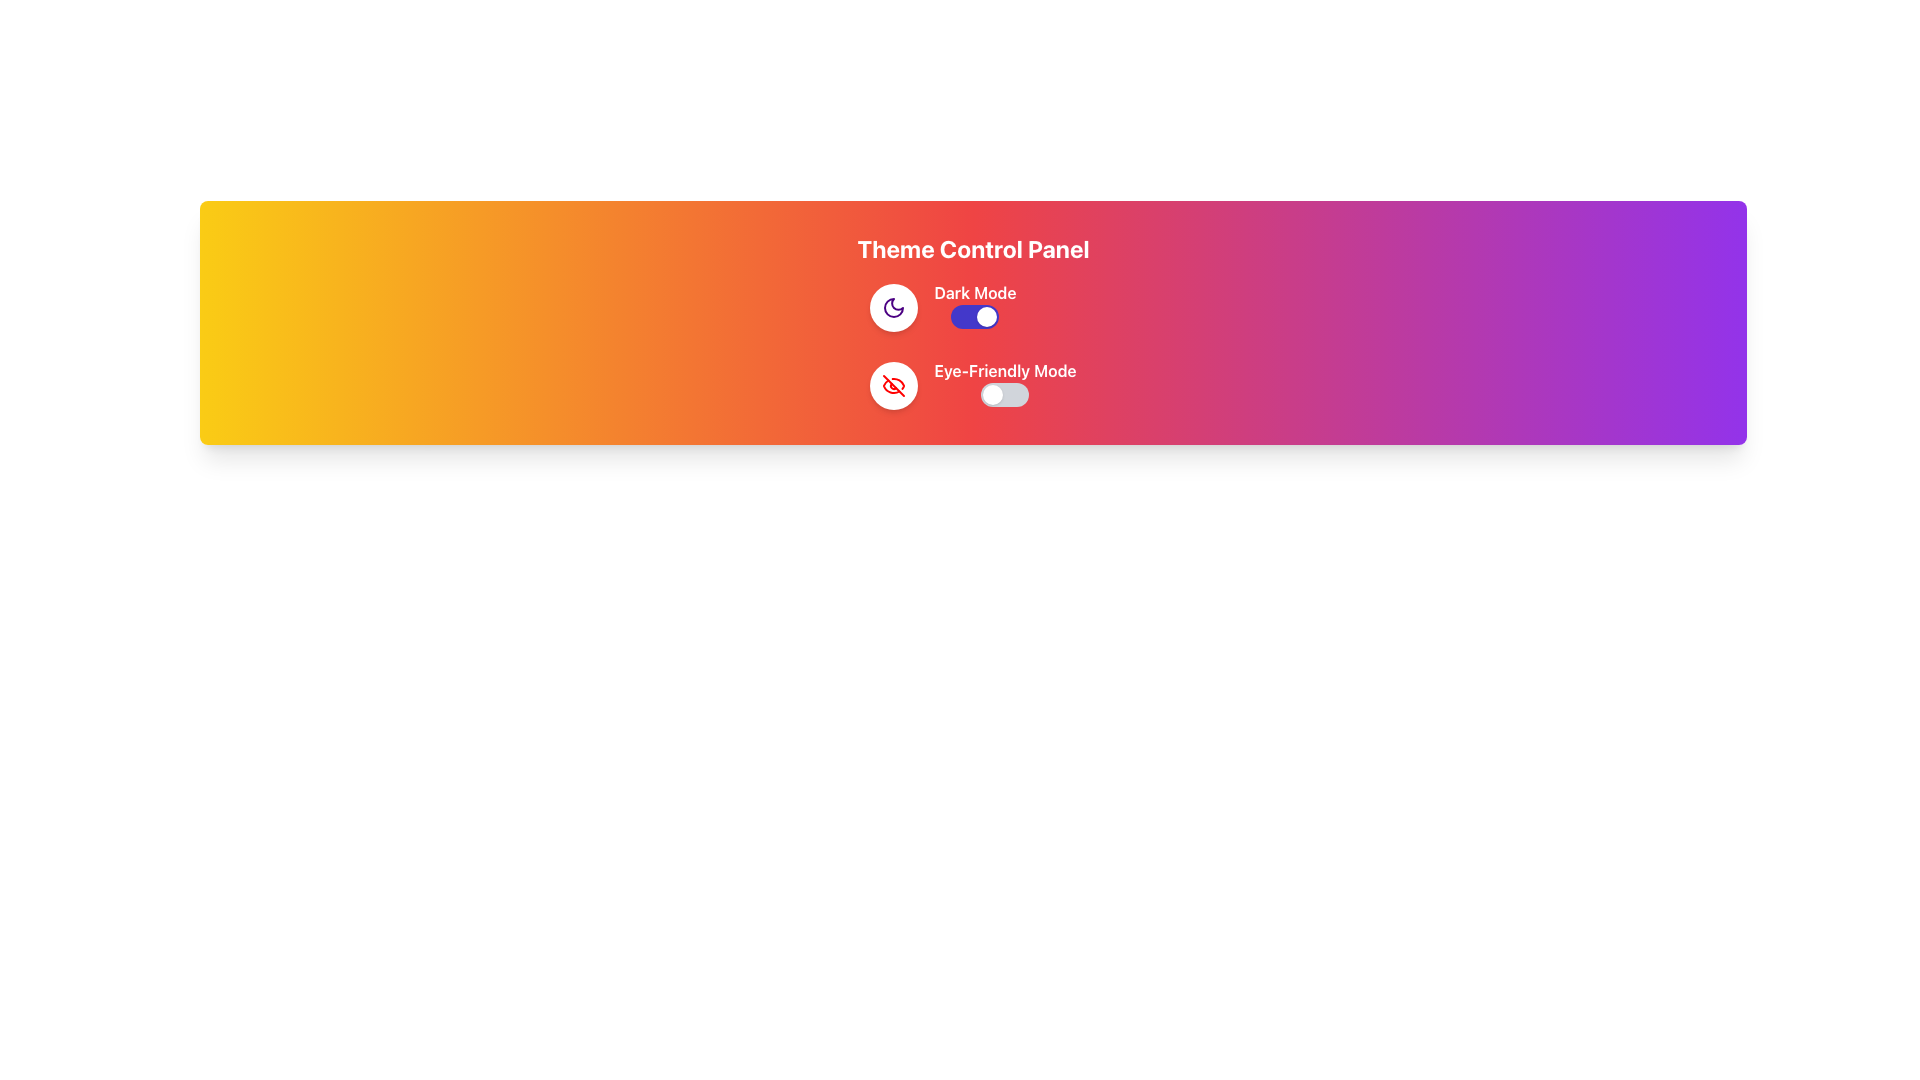 The image size is (1920, 1080). I want to click on the second toggle switch located in the 'Eye-Friendly Mode' section, so click(1005, 394).